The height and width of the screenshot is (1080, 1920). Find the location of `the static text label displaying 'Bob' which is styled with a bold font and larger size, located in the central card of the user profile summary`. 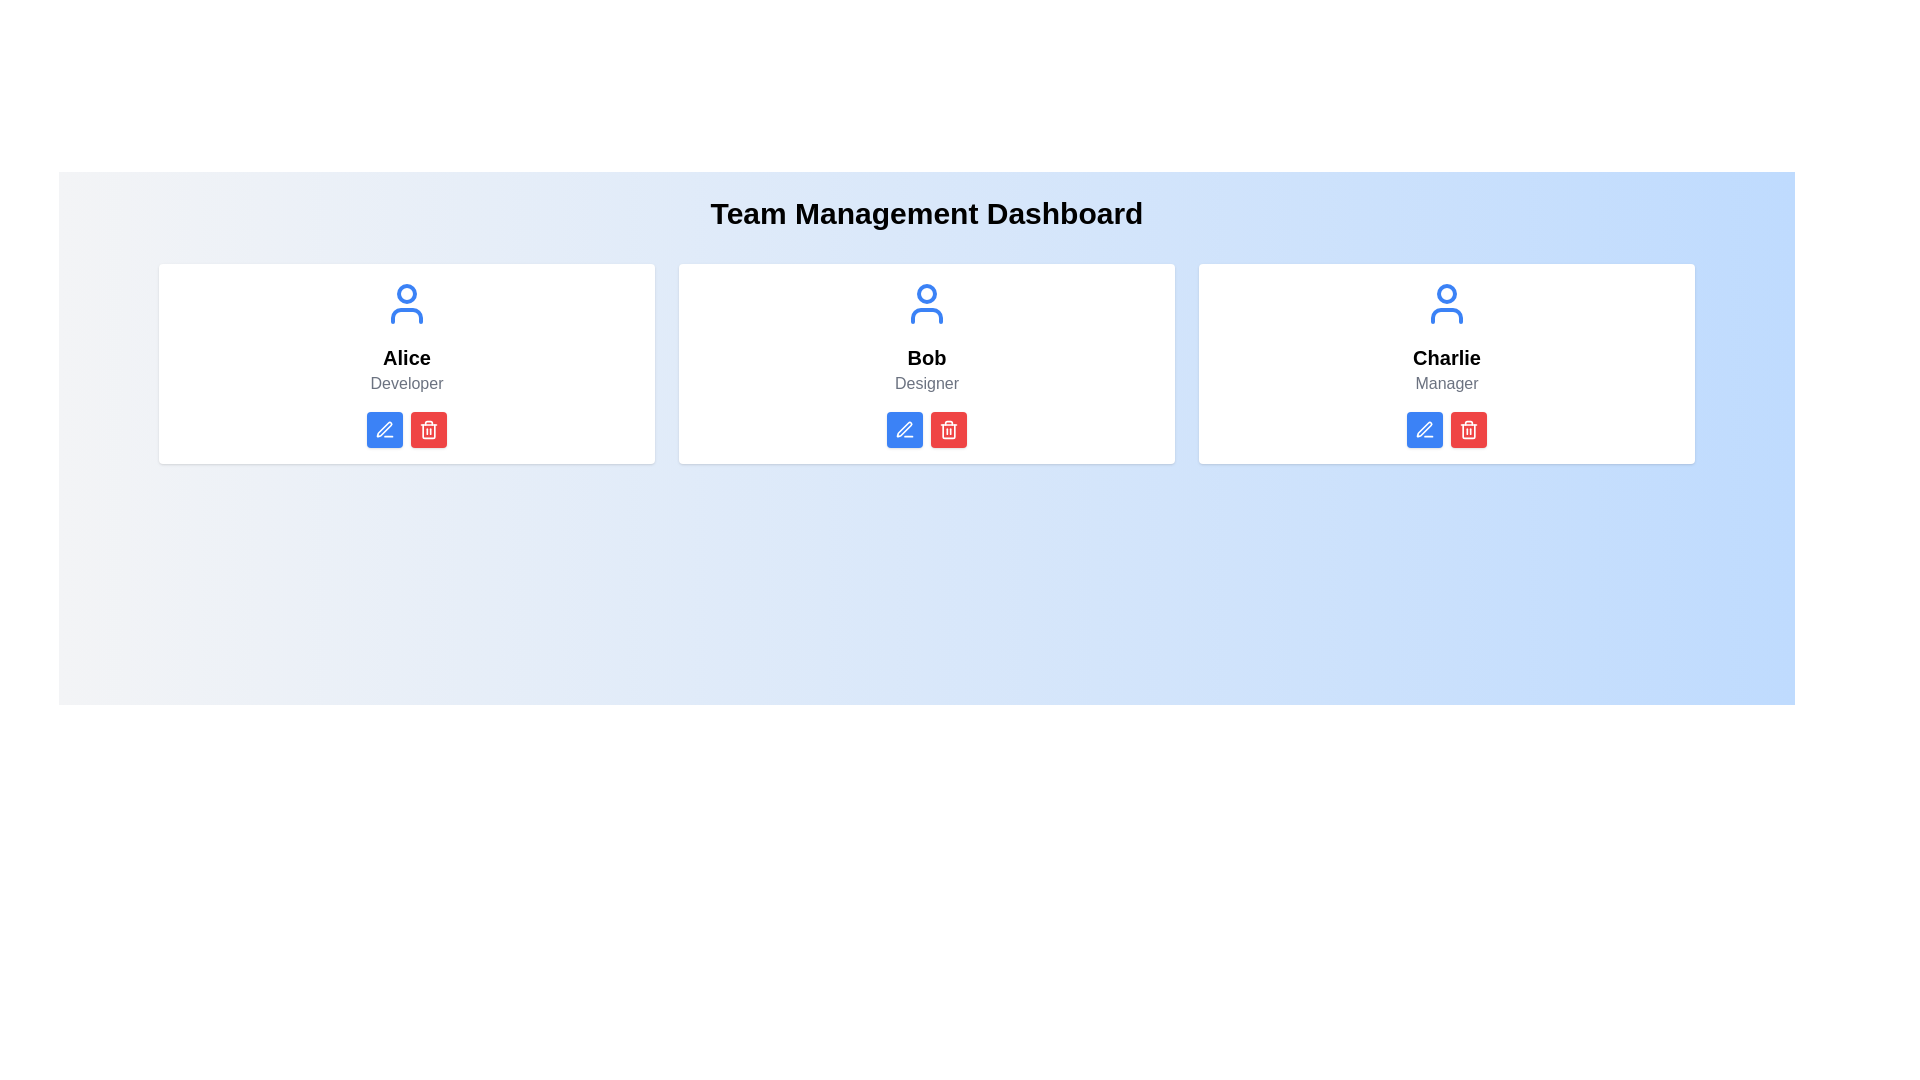

the static text label displaying 'Bob' which is styled with a bold font and larger size, located in the central card of the user profile summary is located at coordinates (925, 357).